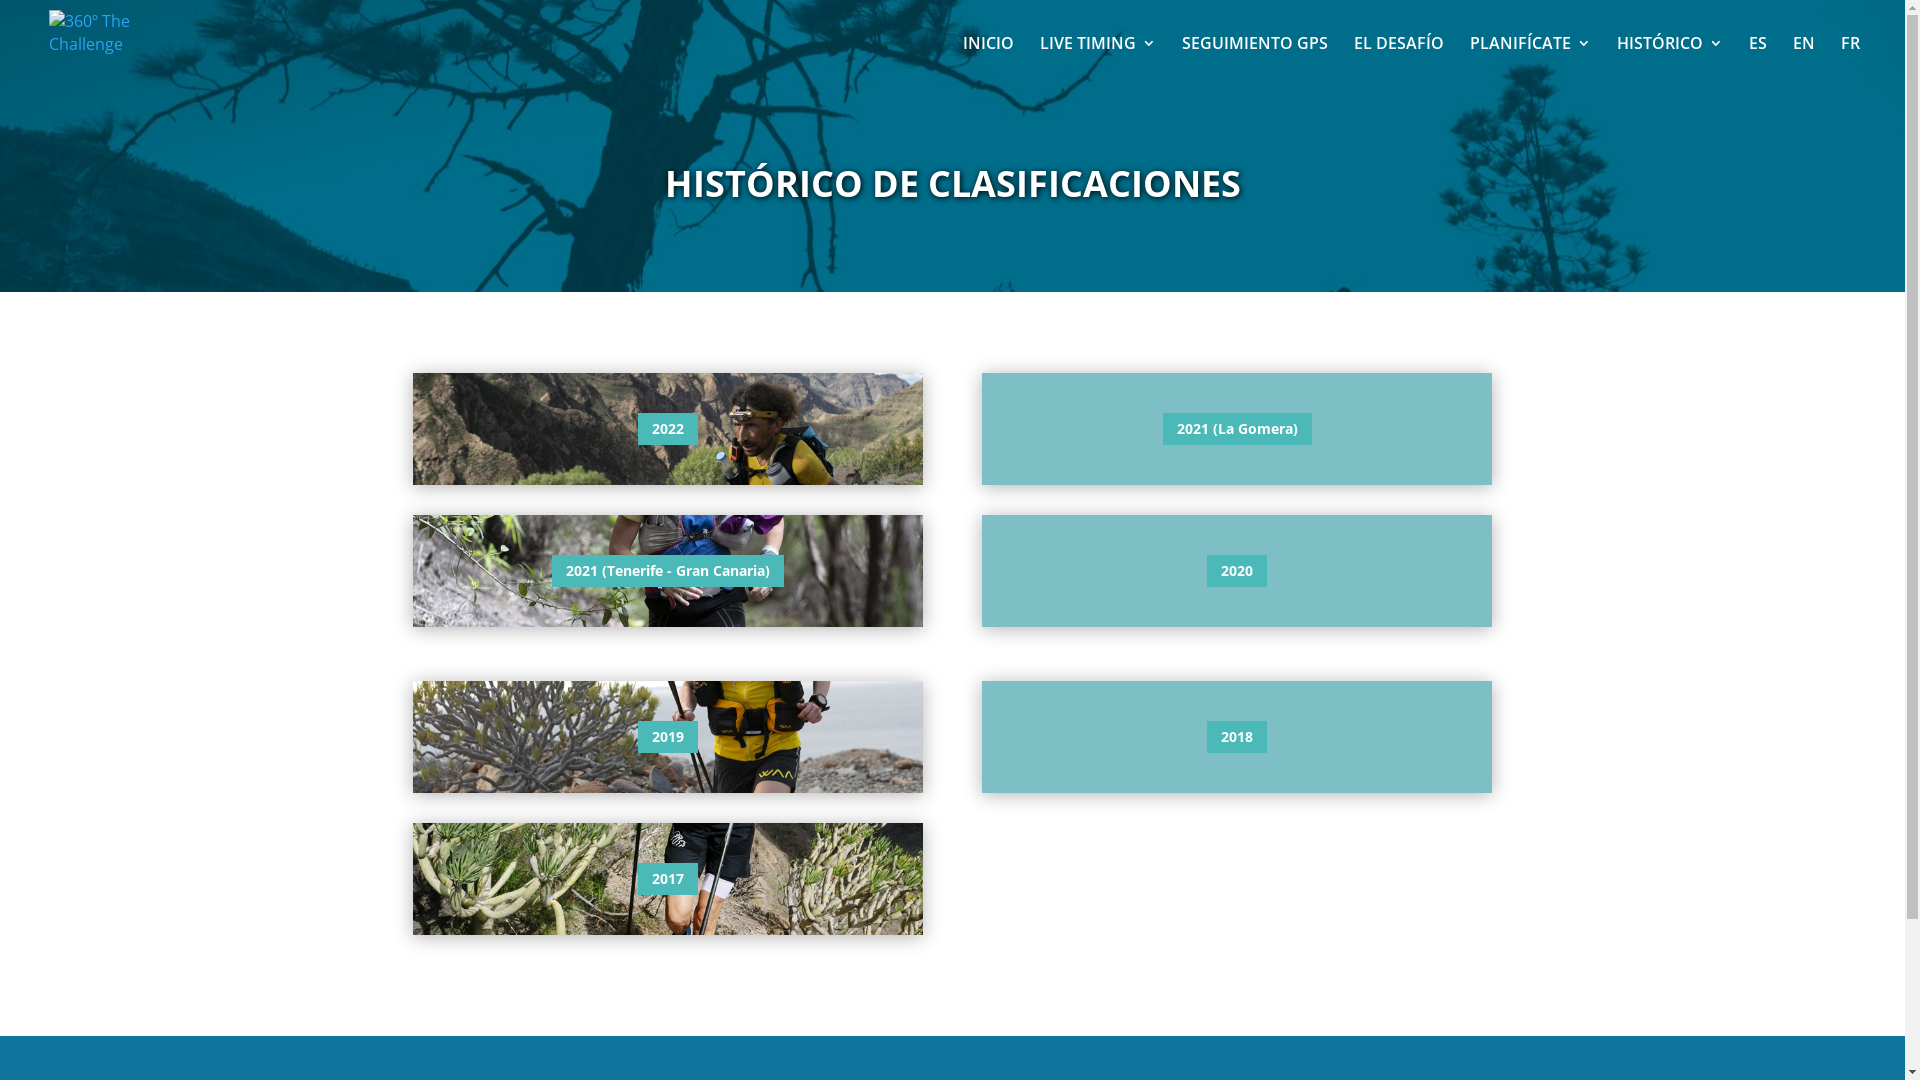 This screenshot has width=1920, height=1080. Describe the element at coordinates (667, 570) in the screenshot. I see `'2021 (Tenerife - Gran Canaria)'` at that location.